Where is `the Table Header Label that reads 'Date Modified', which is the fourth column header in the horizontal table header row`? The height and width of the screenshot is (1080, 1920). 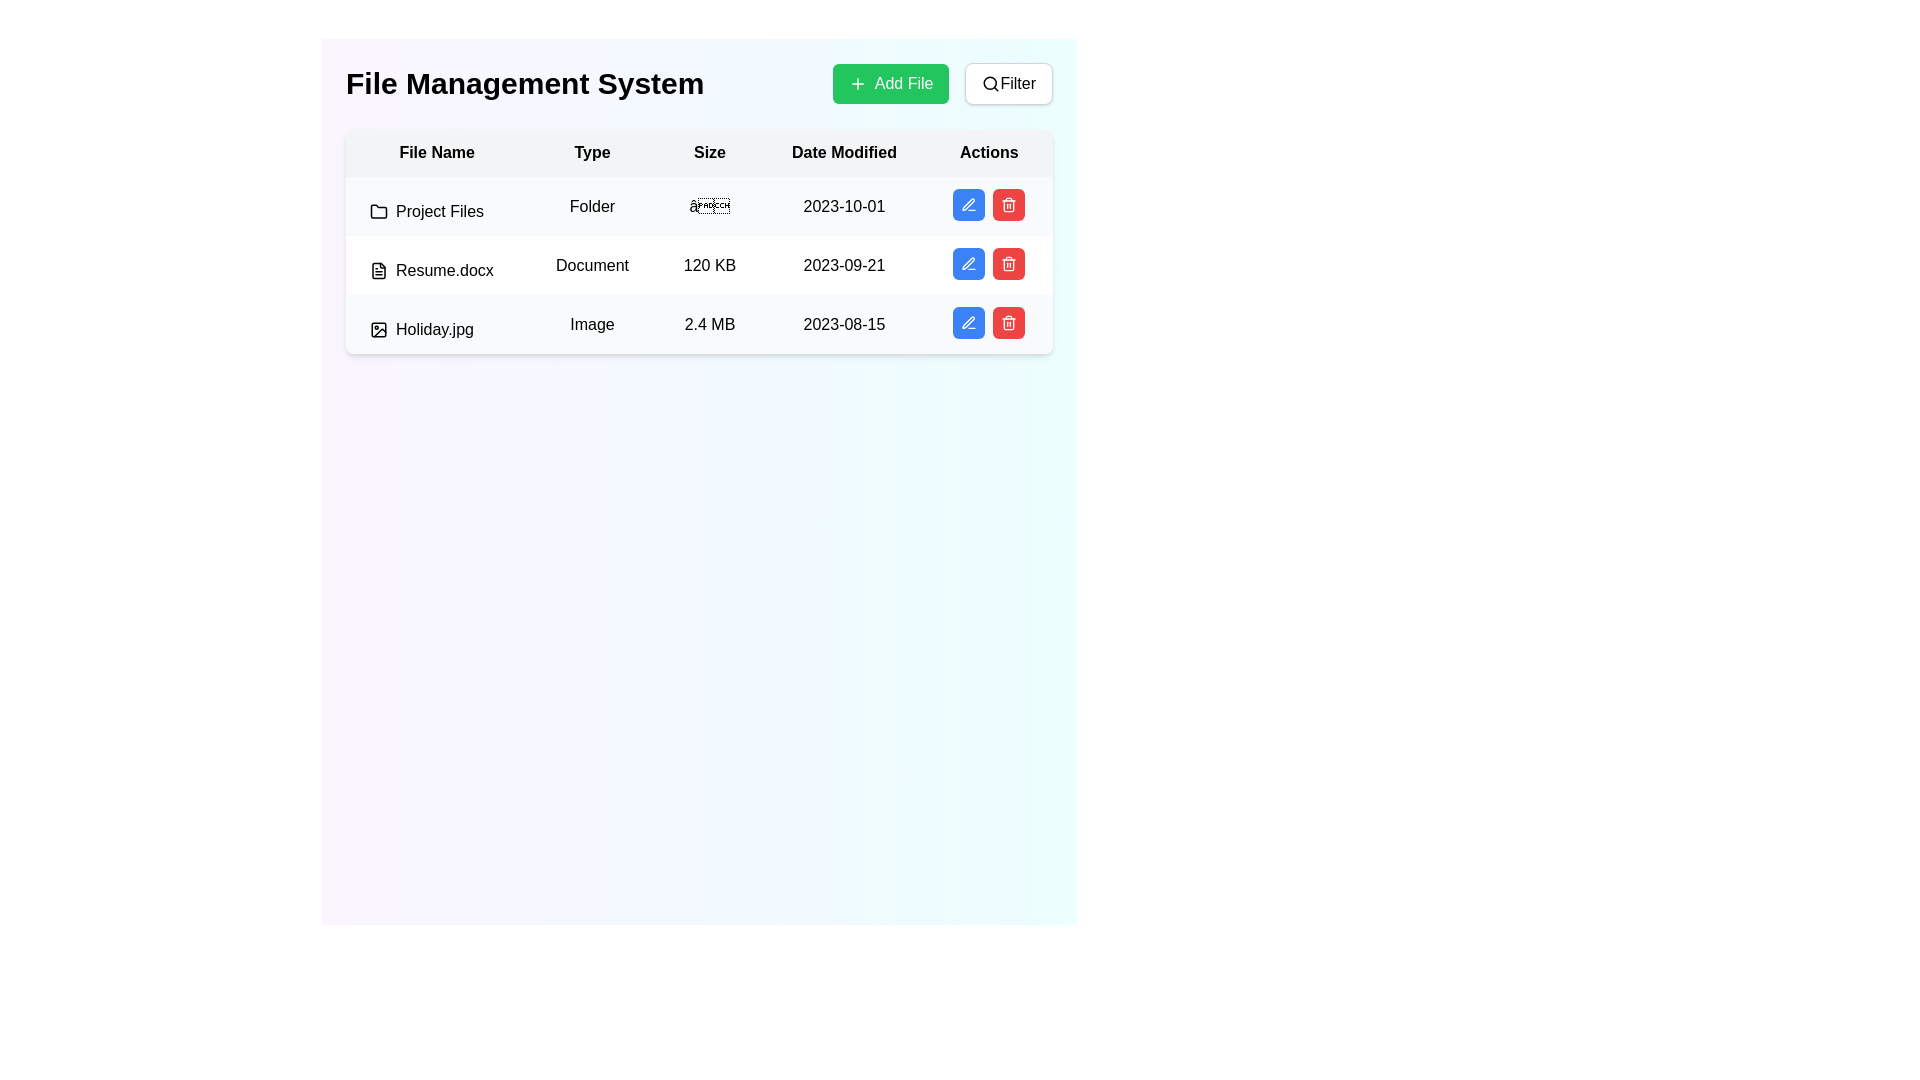 the Table Header Label that reads 'Date Modified', which is the fourth column header in the horizontal table header row is located at coordinates (844, 152).